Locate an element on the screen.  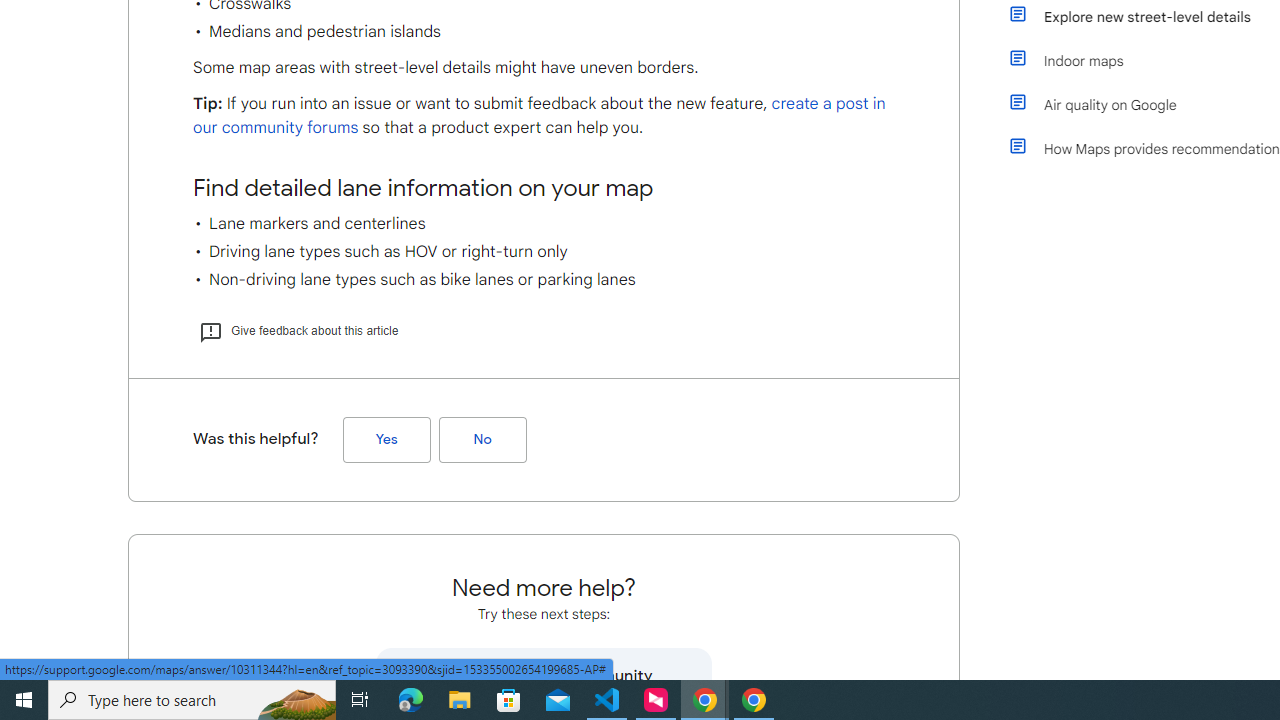
'Give feedback about this article' is located at coordinates (297, 329).